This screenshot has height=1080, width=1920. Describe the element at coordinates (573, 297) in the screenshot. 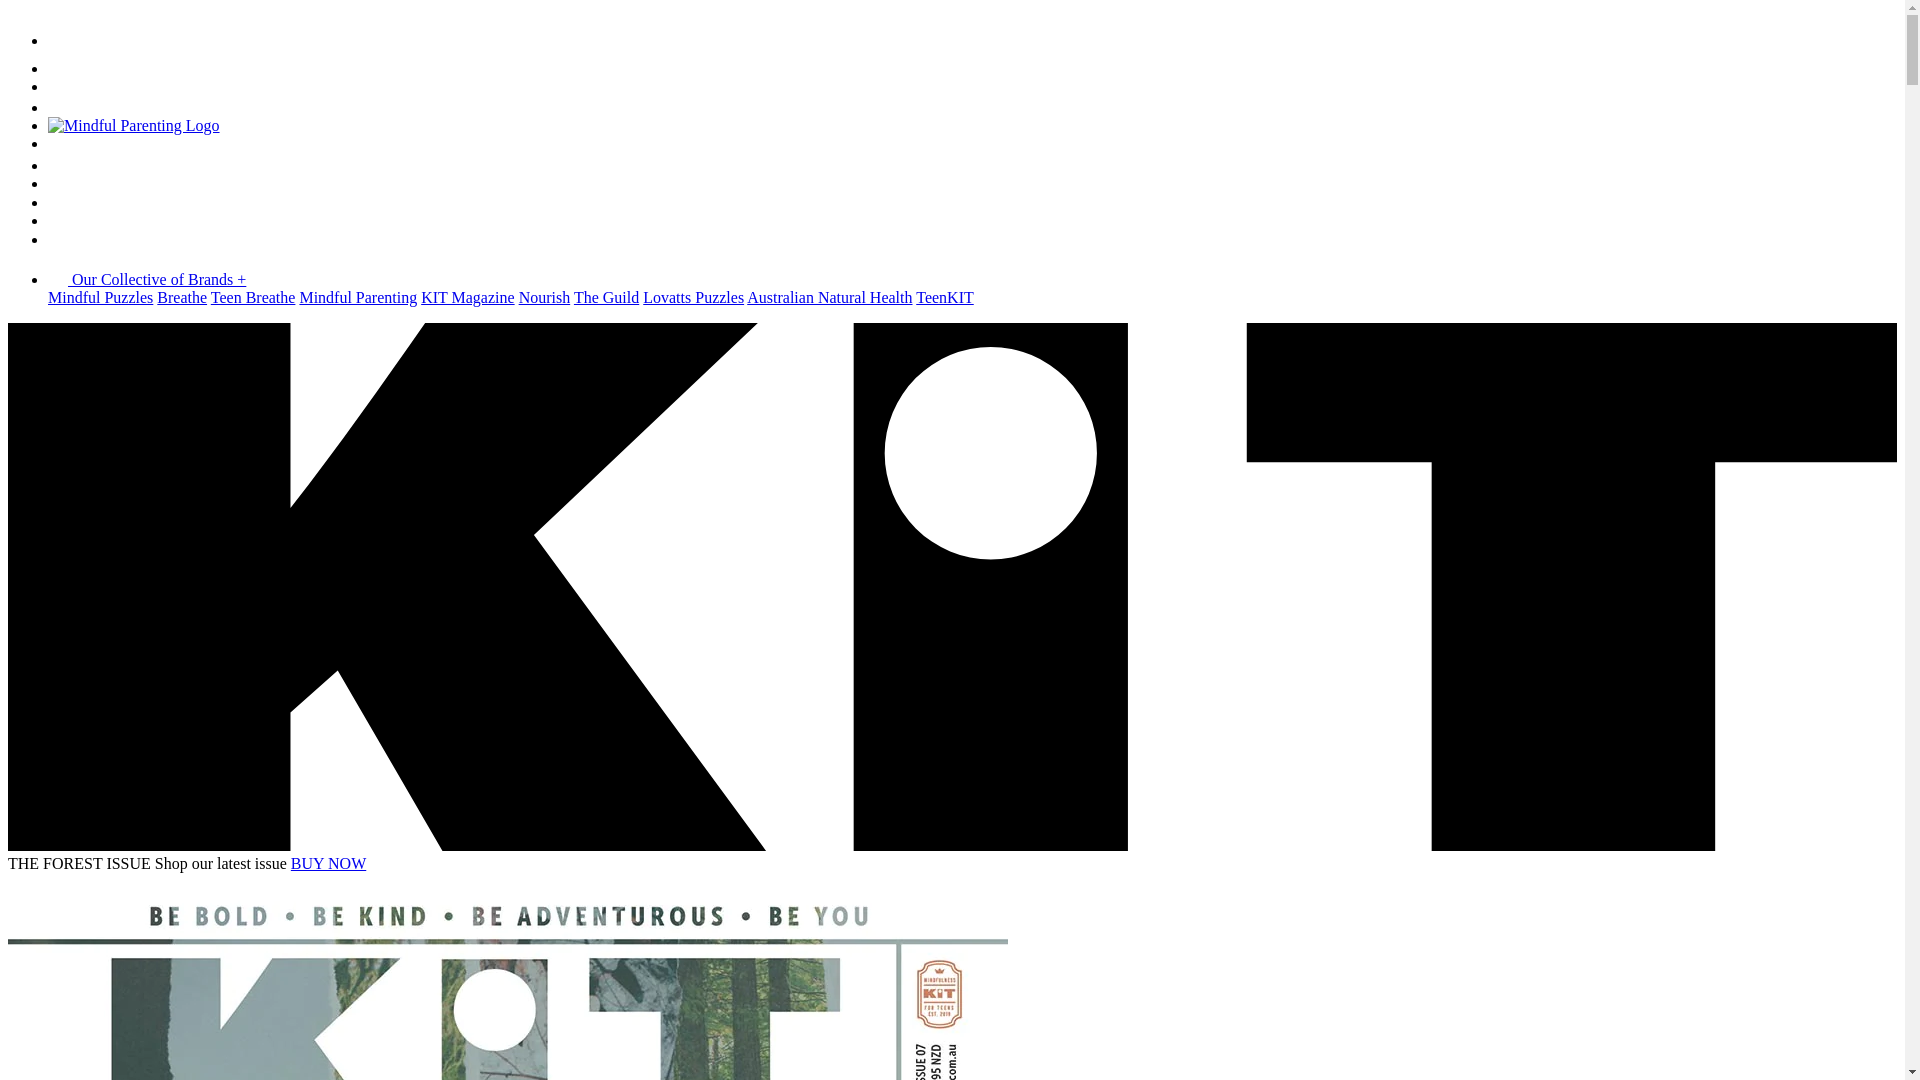

I see `'The Guild'` at that location.